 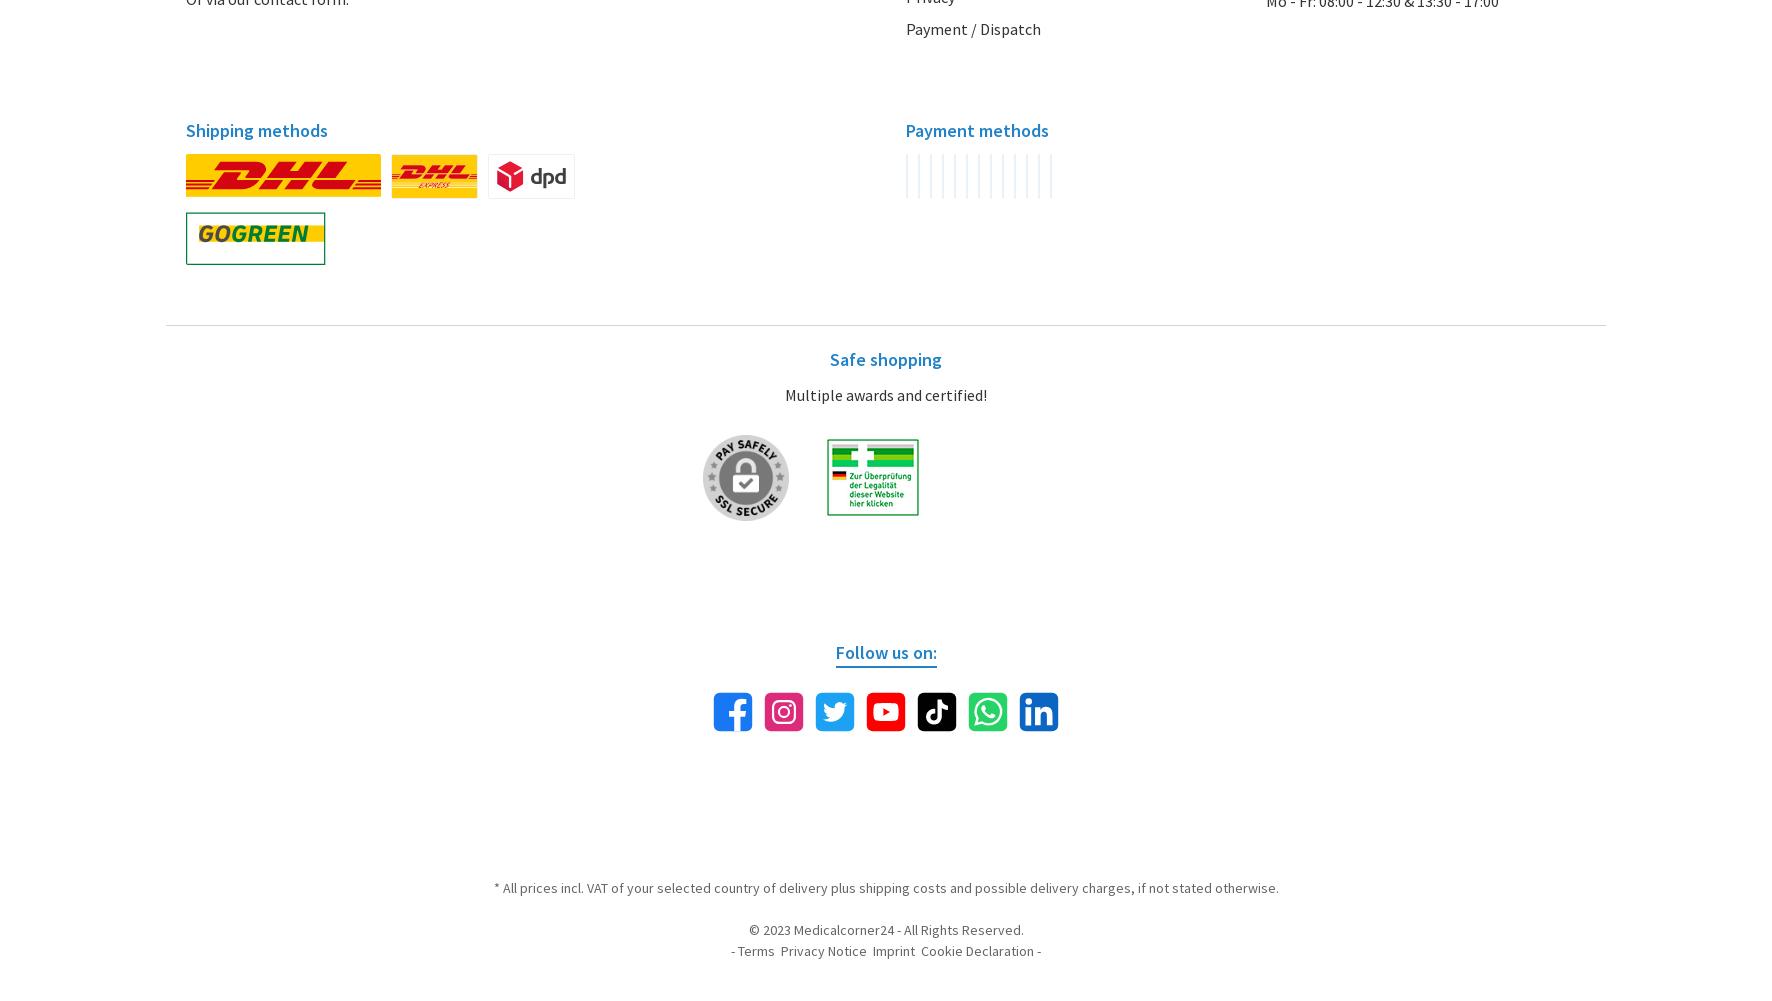 I want to click on 'Payment methods', so click(x=976, y=128).